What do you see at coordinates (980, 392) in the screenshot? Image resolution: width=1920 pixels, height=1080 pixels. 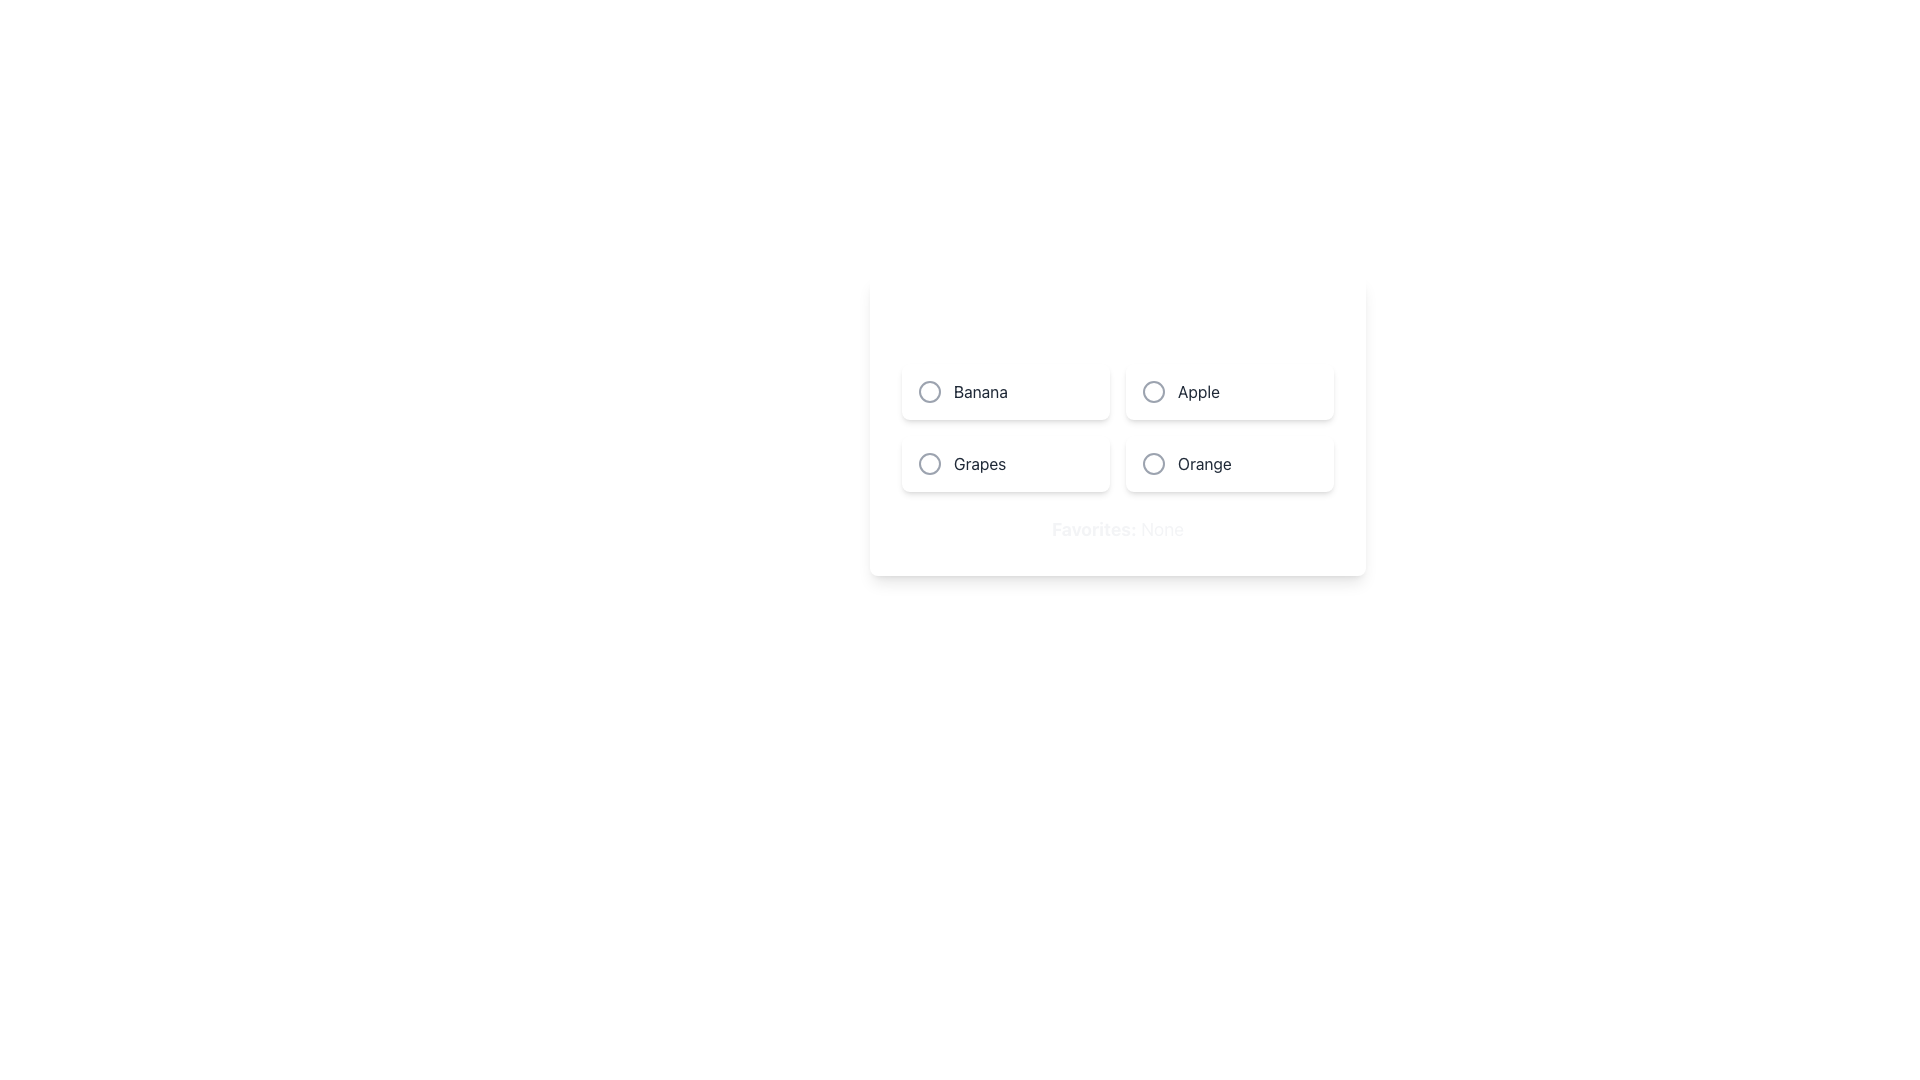 I see `the static text label displaying 'Banana', which is aligned to the right of a circular icon in the top left corner of a grid layout` at bounding box center [980, 392].